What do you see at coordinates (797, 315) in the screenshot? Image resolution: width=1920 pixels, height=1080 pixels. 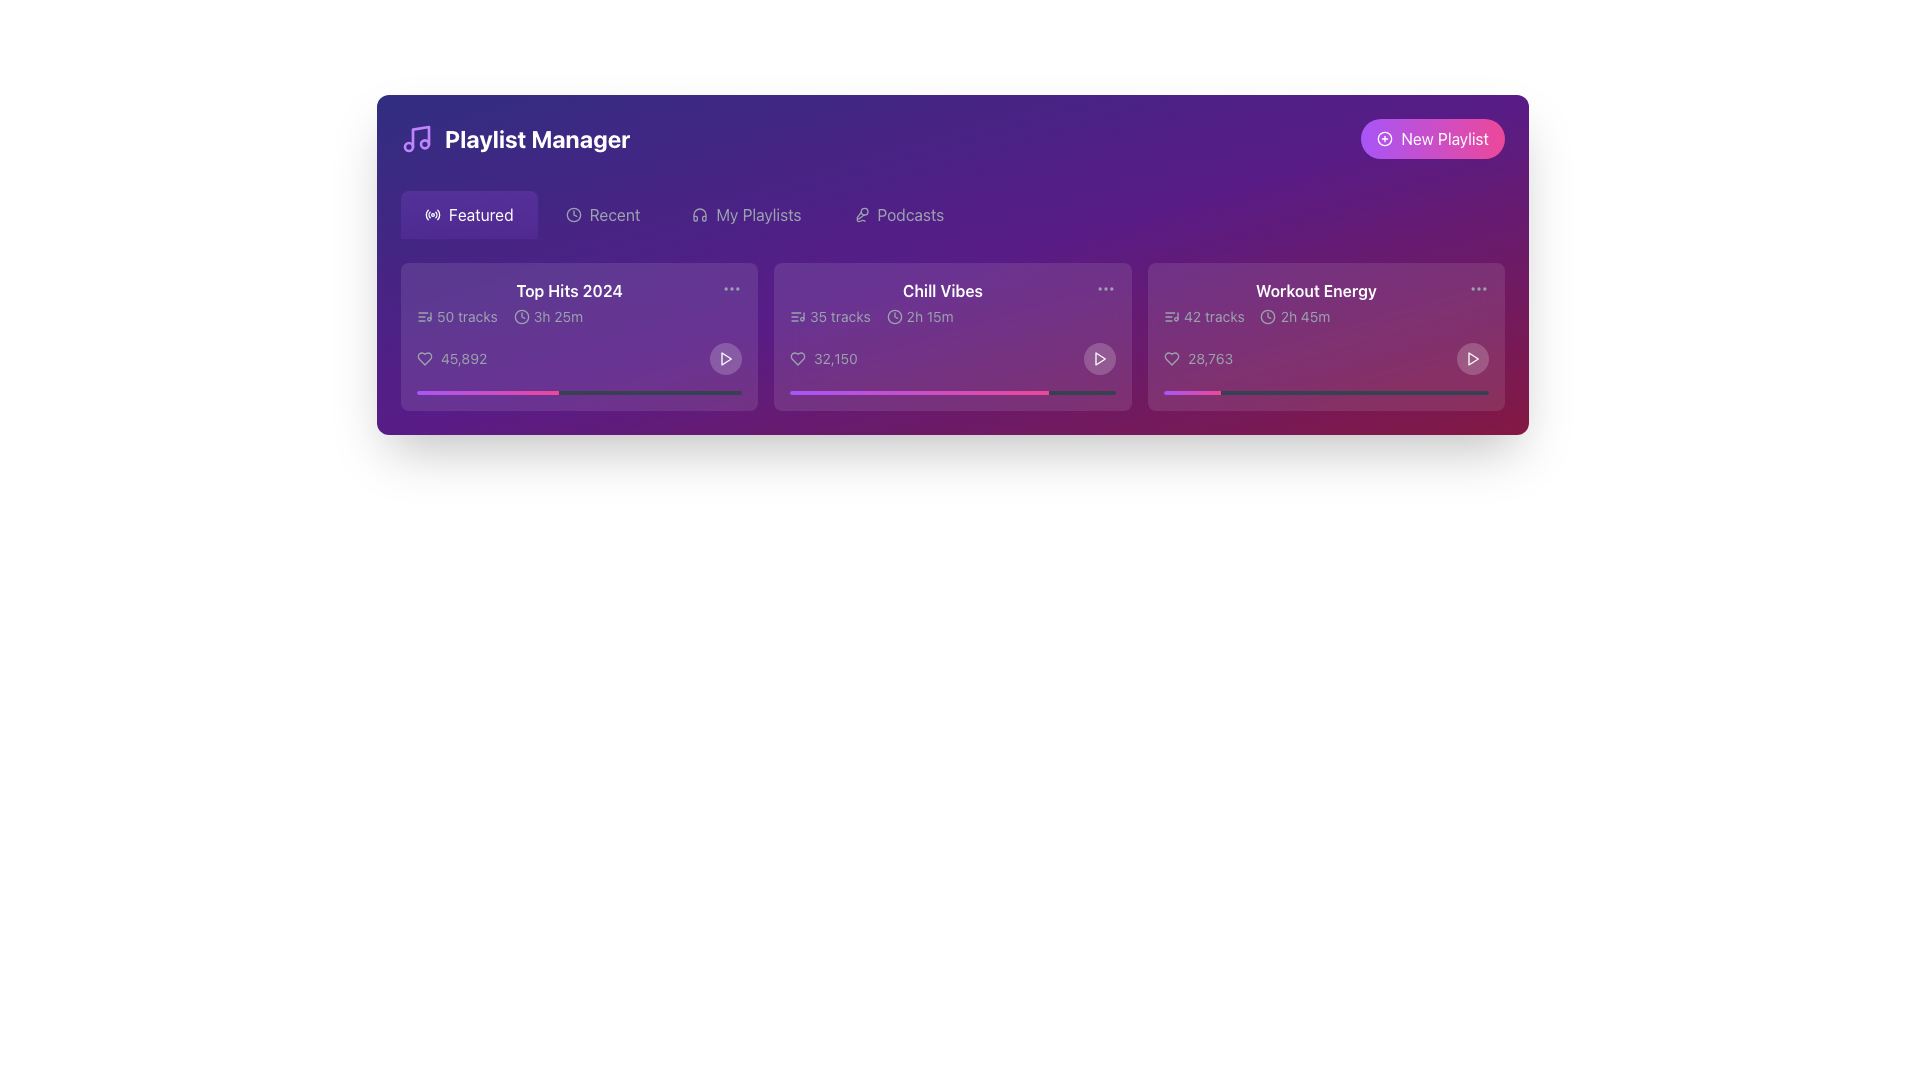 I see `the small music note list icon styled in line art format, located to the left of the text '35 tracks'` at bounding box center [797, 315].